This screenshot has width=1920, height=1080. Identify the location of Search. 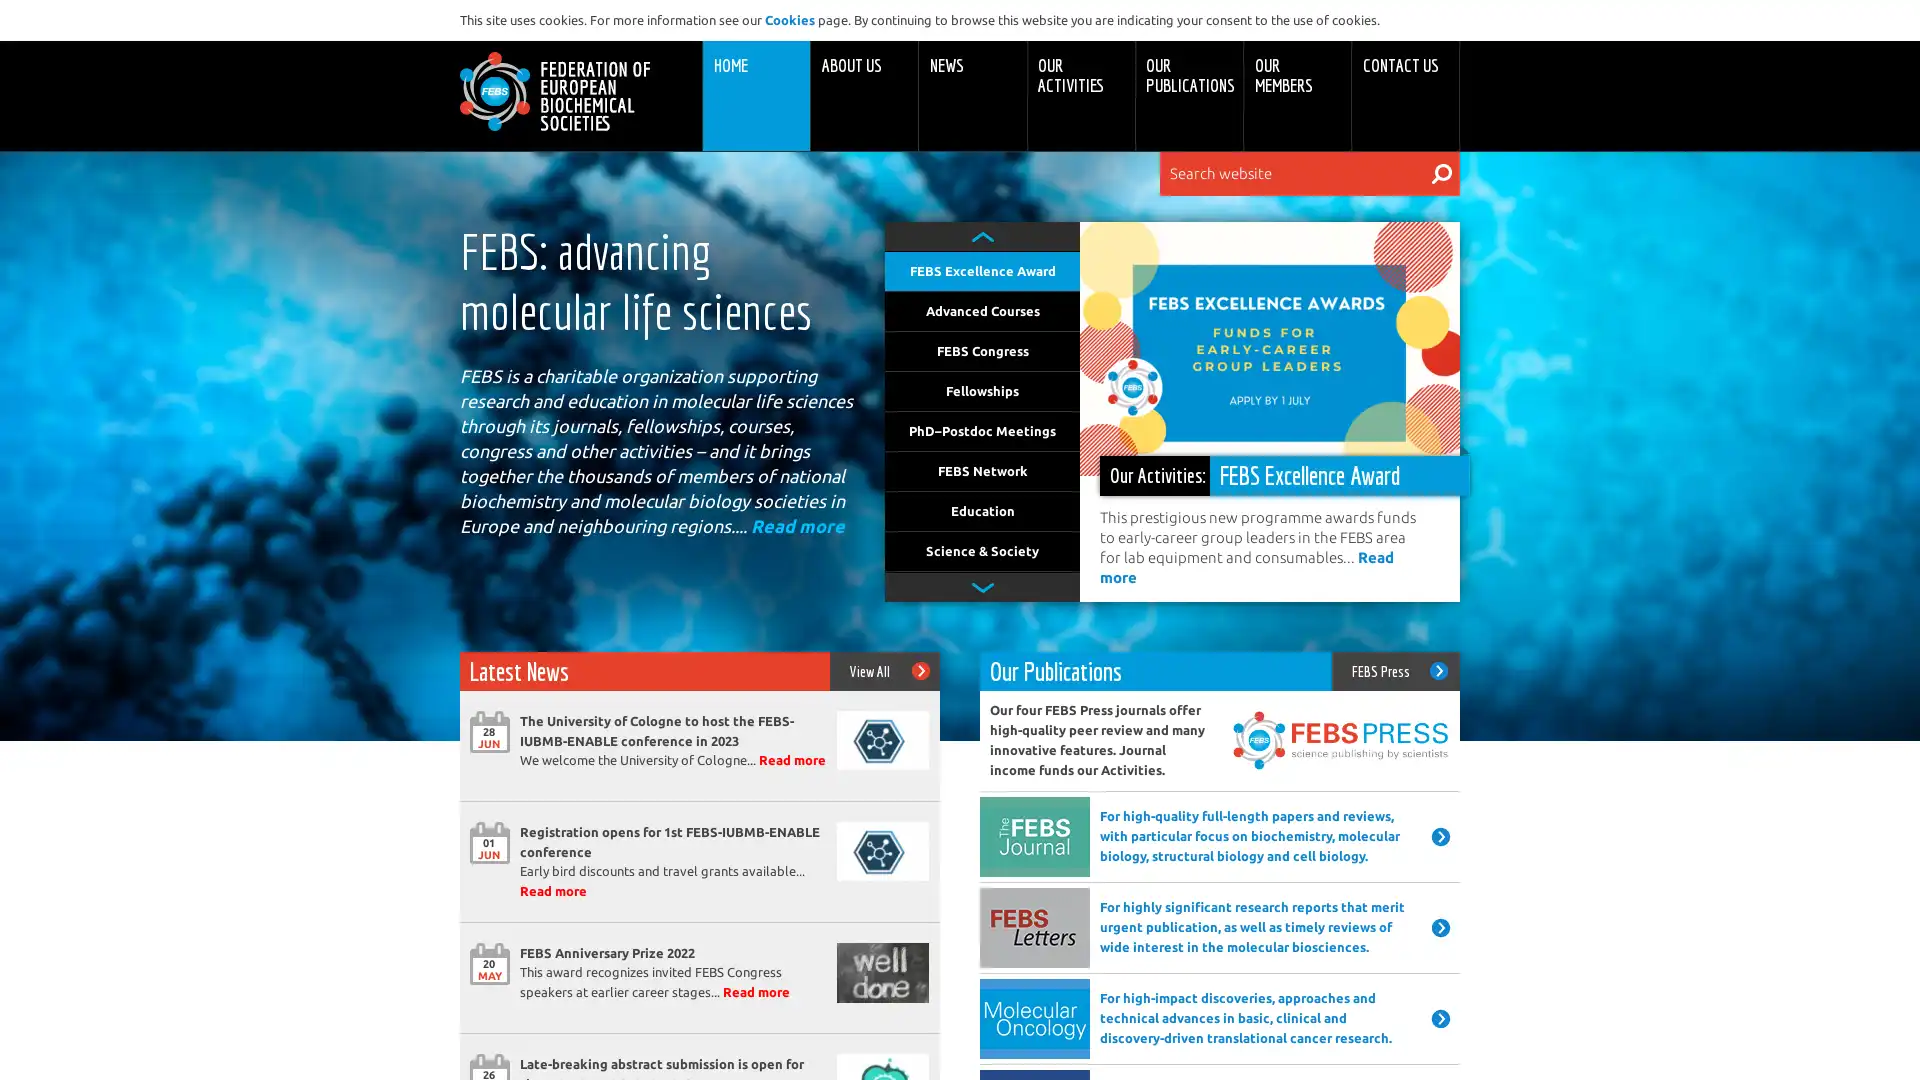
(1443, 172).